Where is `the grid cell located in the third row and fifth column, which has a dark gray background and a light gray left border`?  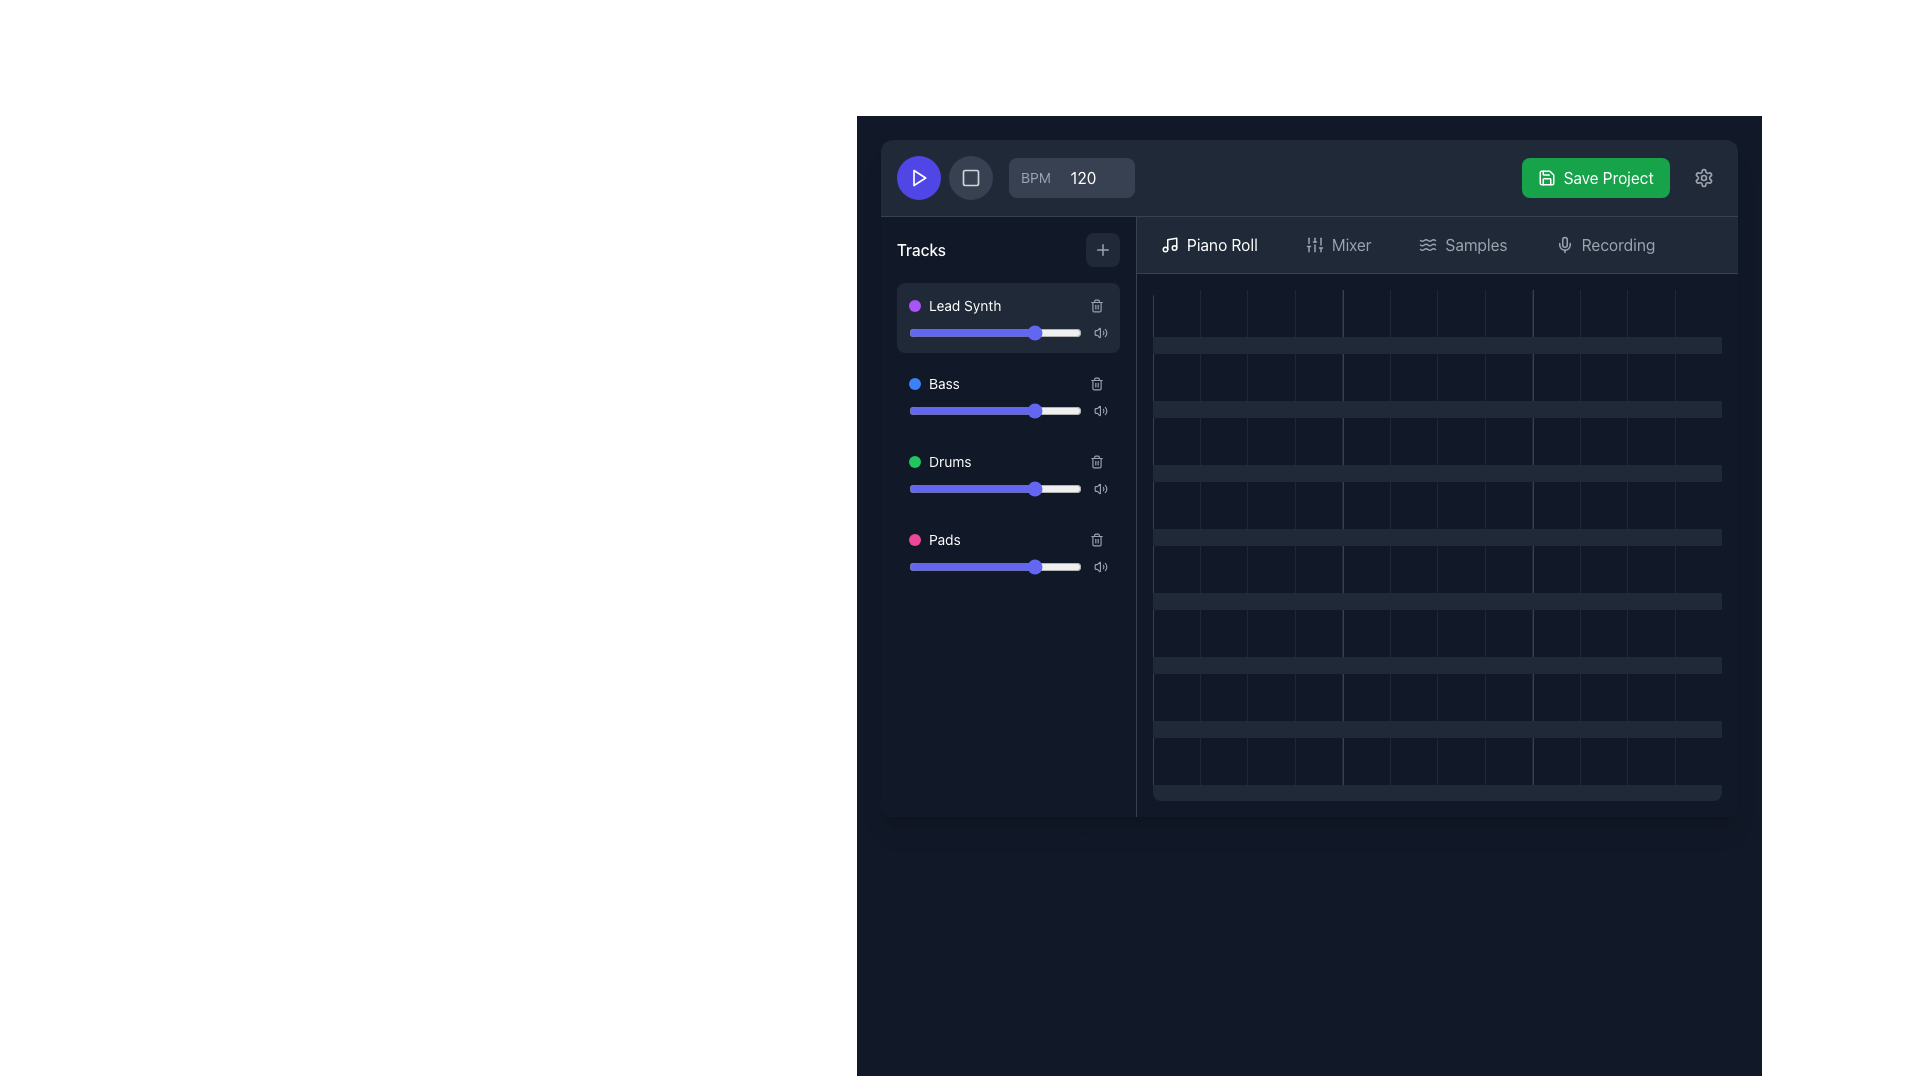 the grid cell located in the third row and fifth column, which has a dark gray background and a light gray left border is located at coordinates (1365, 440).